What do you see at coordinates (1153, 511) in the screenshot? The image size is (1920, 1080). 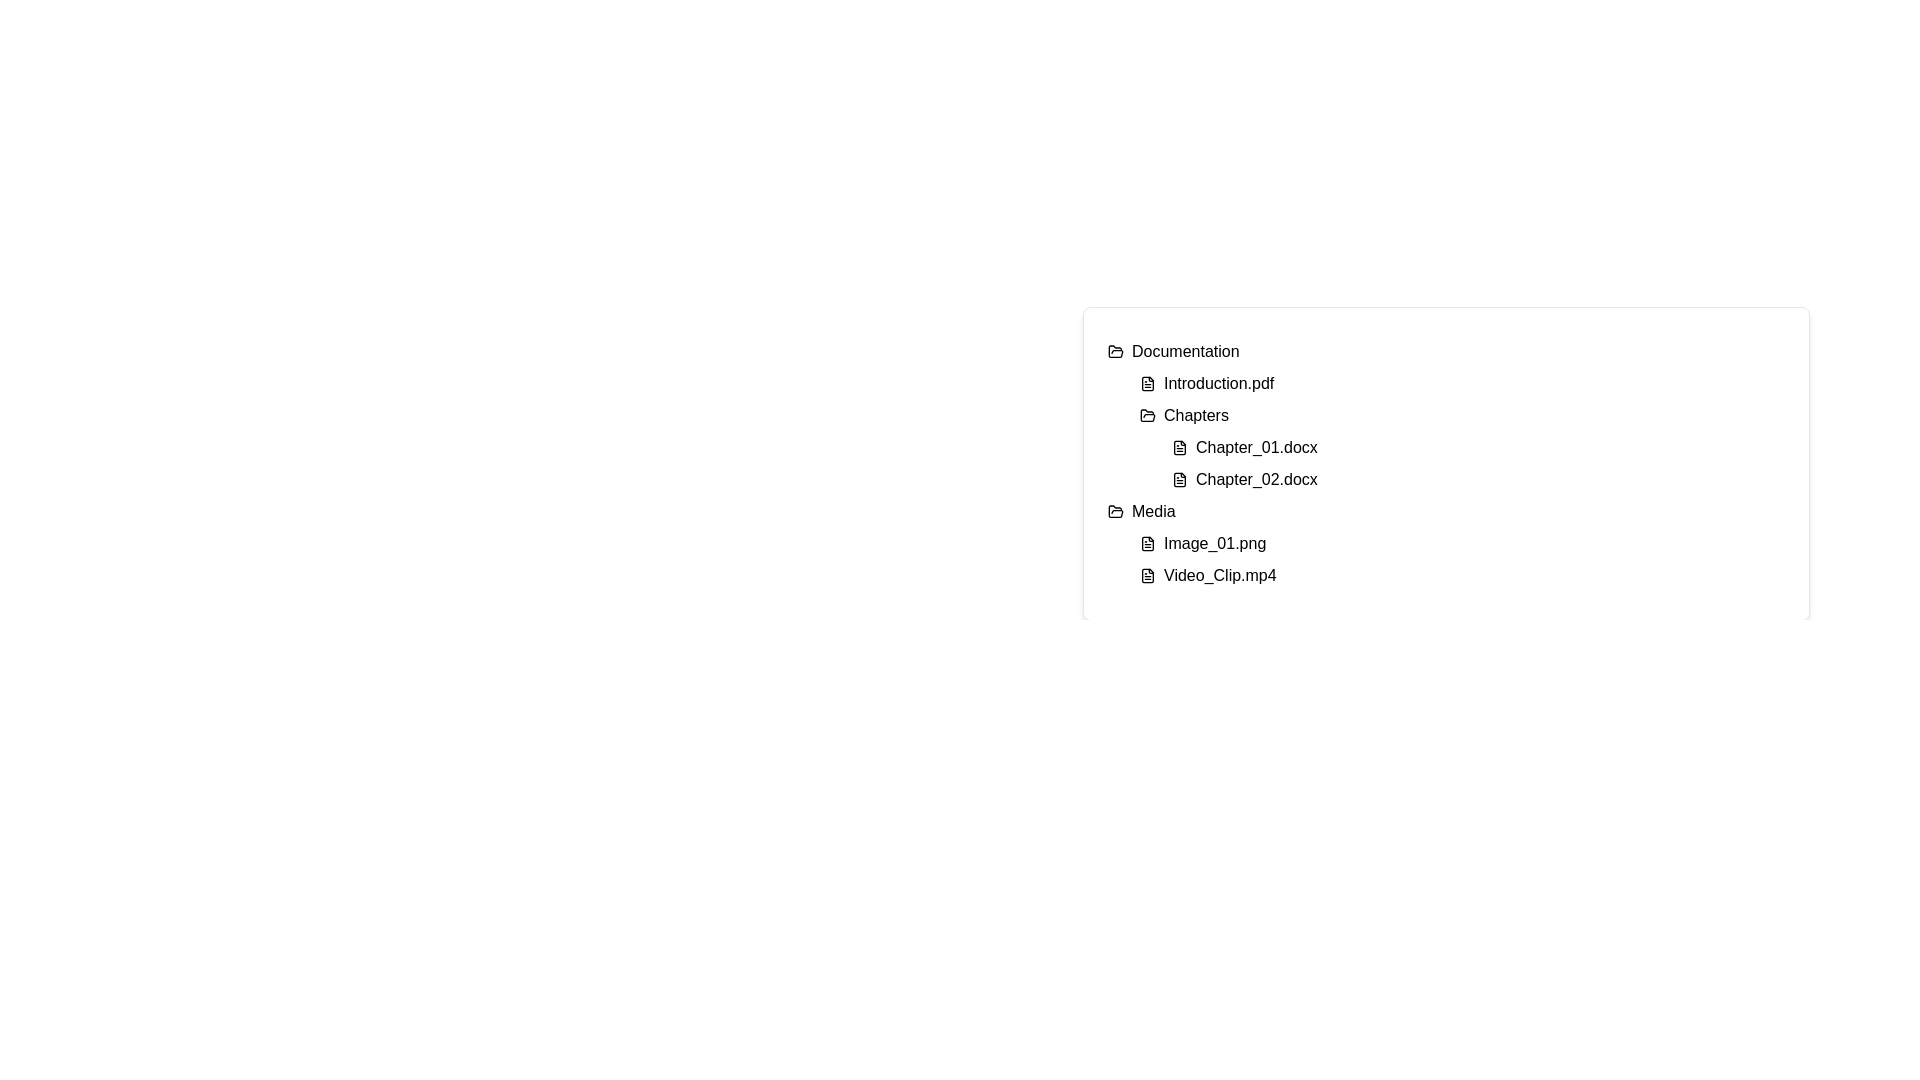 I see `the text label displaying 'Media' located under the 'Media' folder in the hierarchical tree structure on the right side of the interface` at bounding box center [1153, 511].